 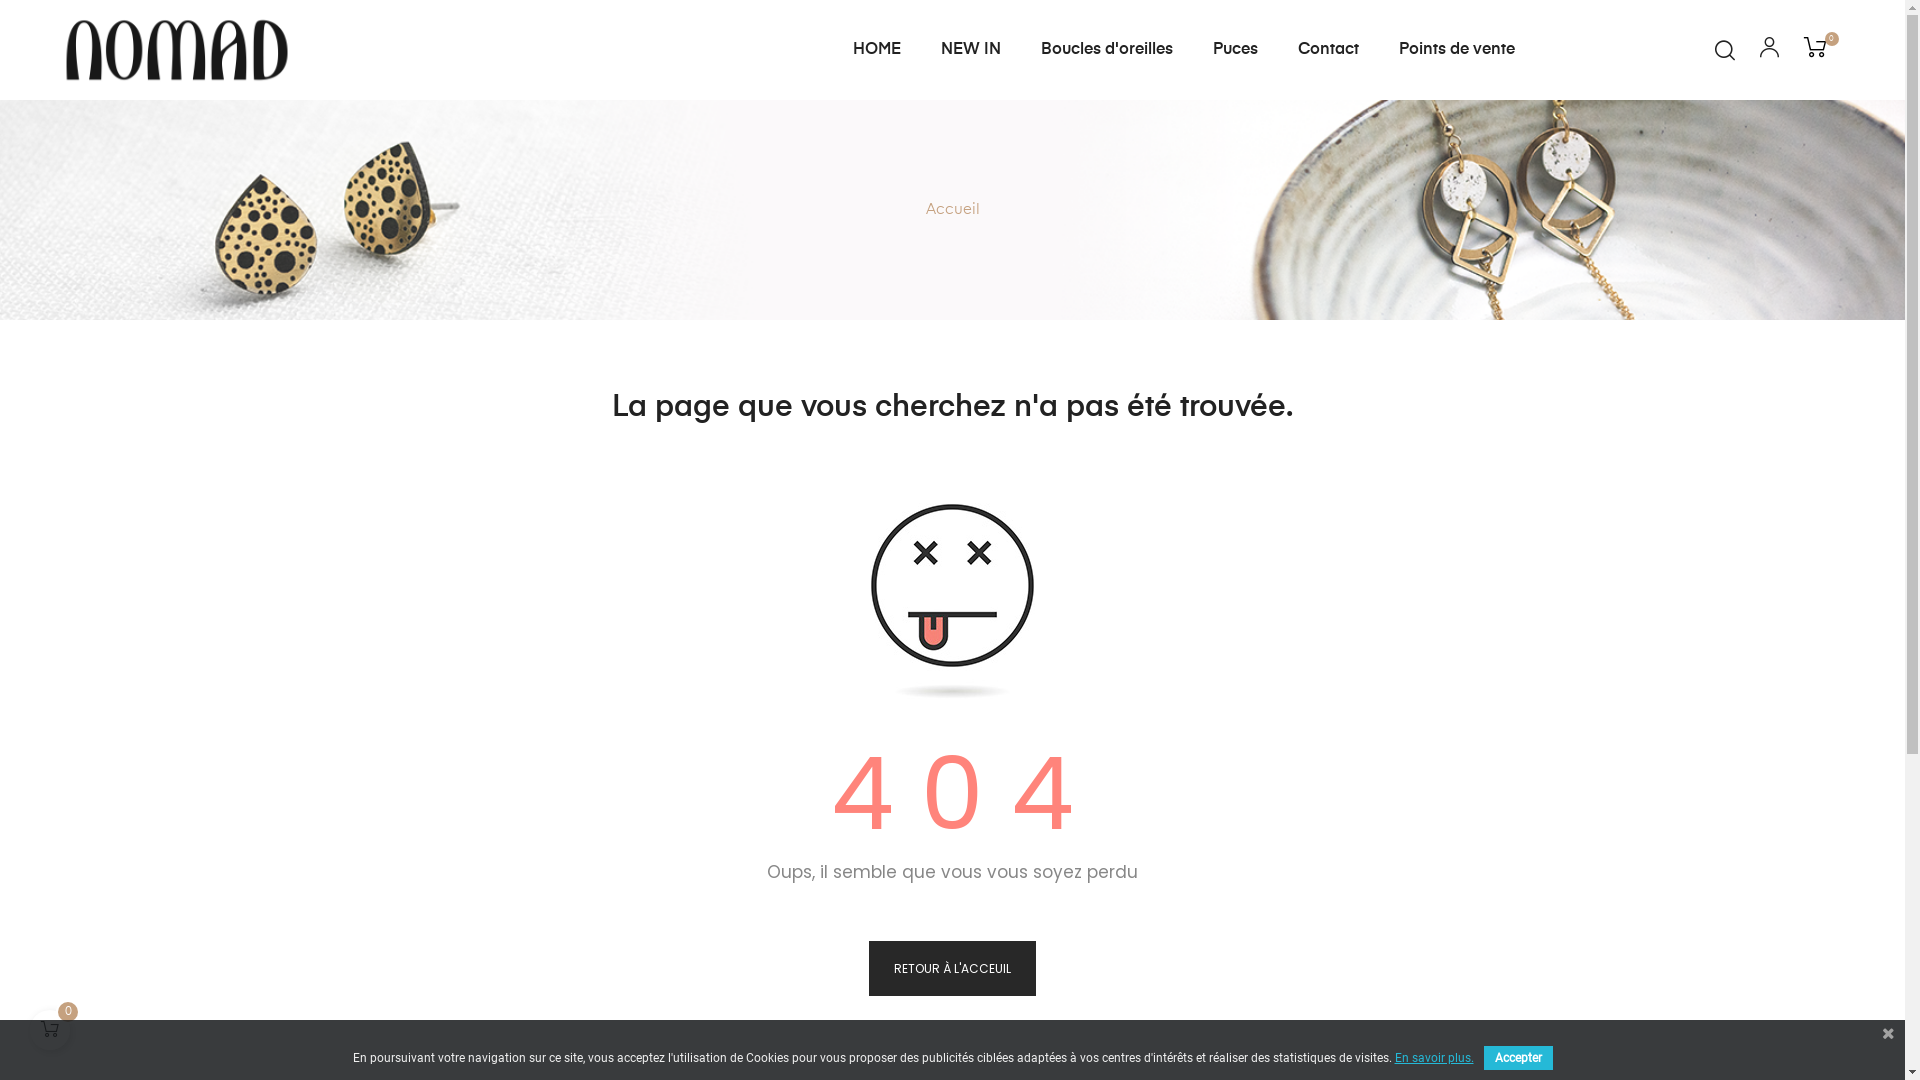 What do you see at coordinates (952, 209) in the screenshot?
I see `'Accueil'` at bounding box center [952, 209].